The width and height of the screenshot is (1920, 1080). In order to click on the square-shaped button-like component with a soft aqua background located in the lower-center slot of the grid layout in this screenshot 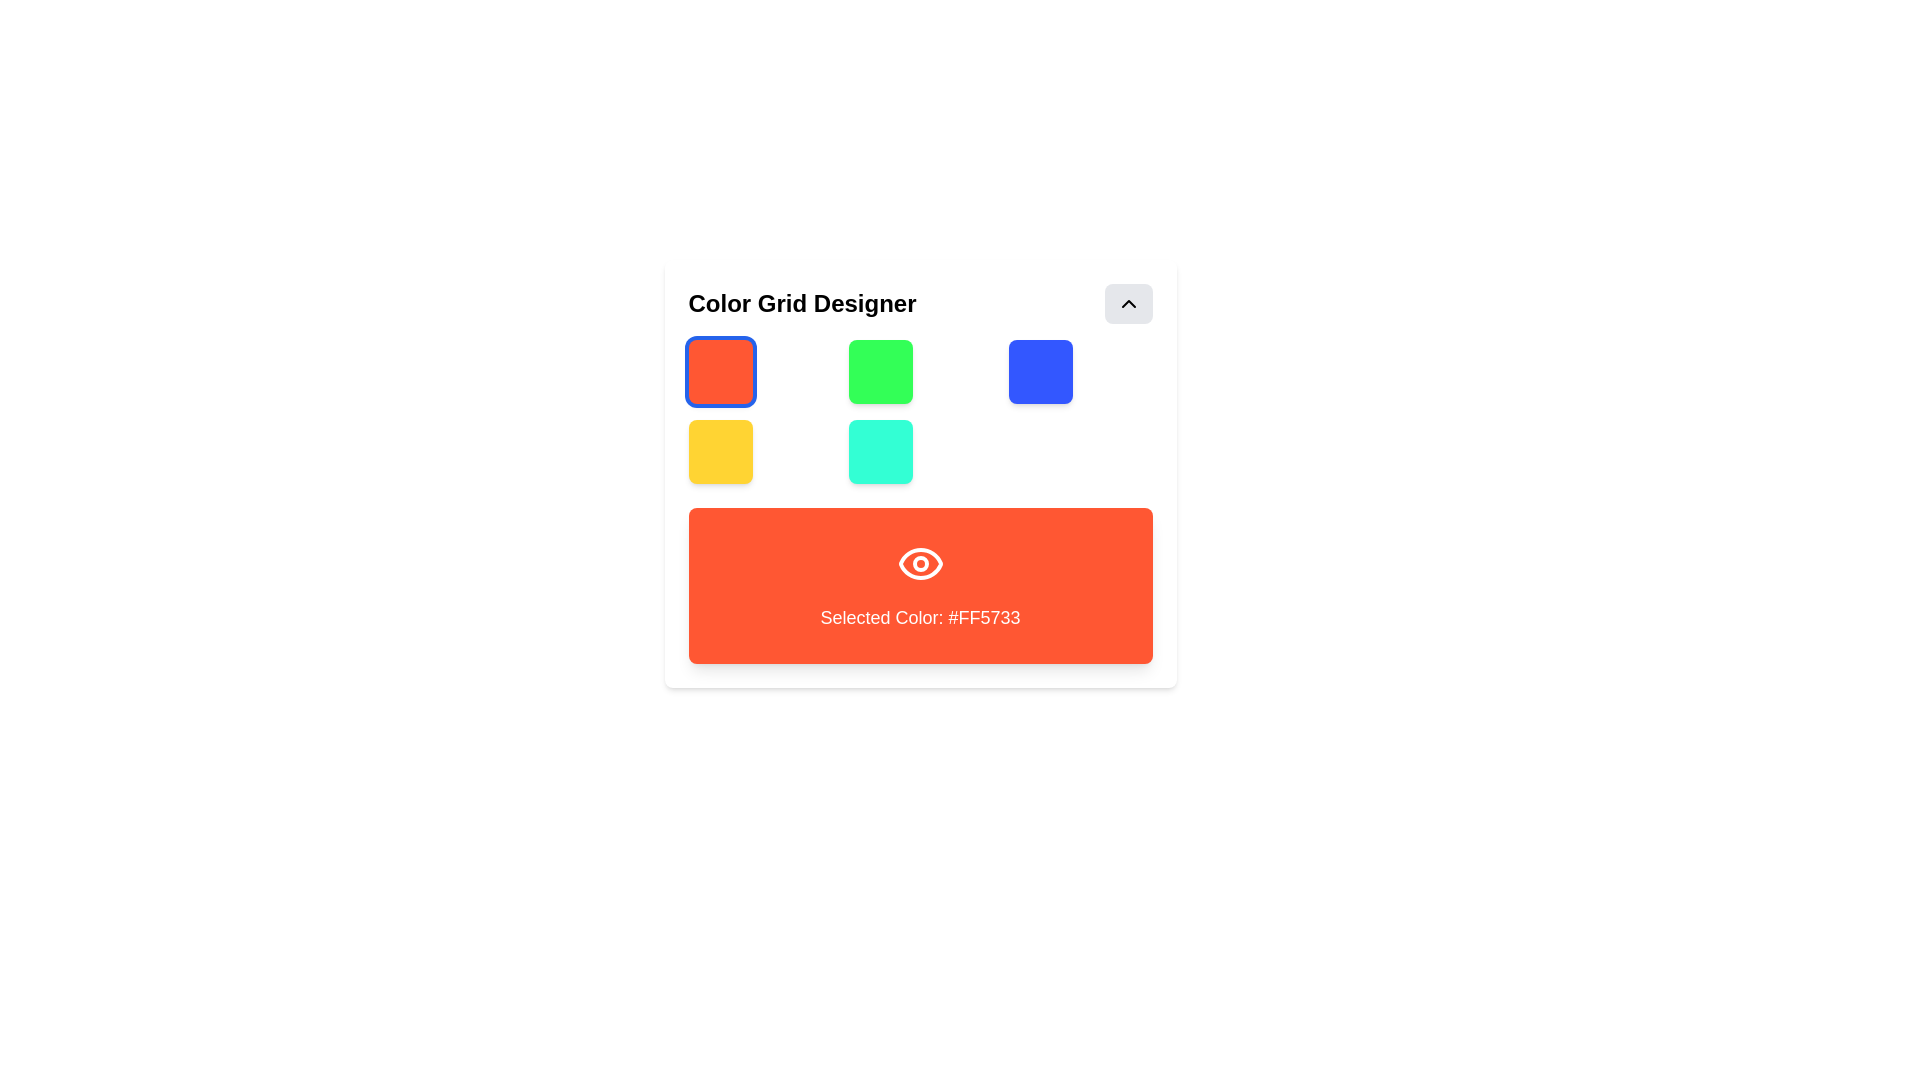, I will do `click(880, 451)`.